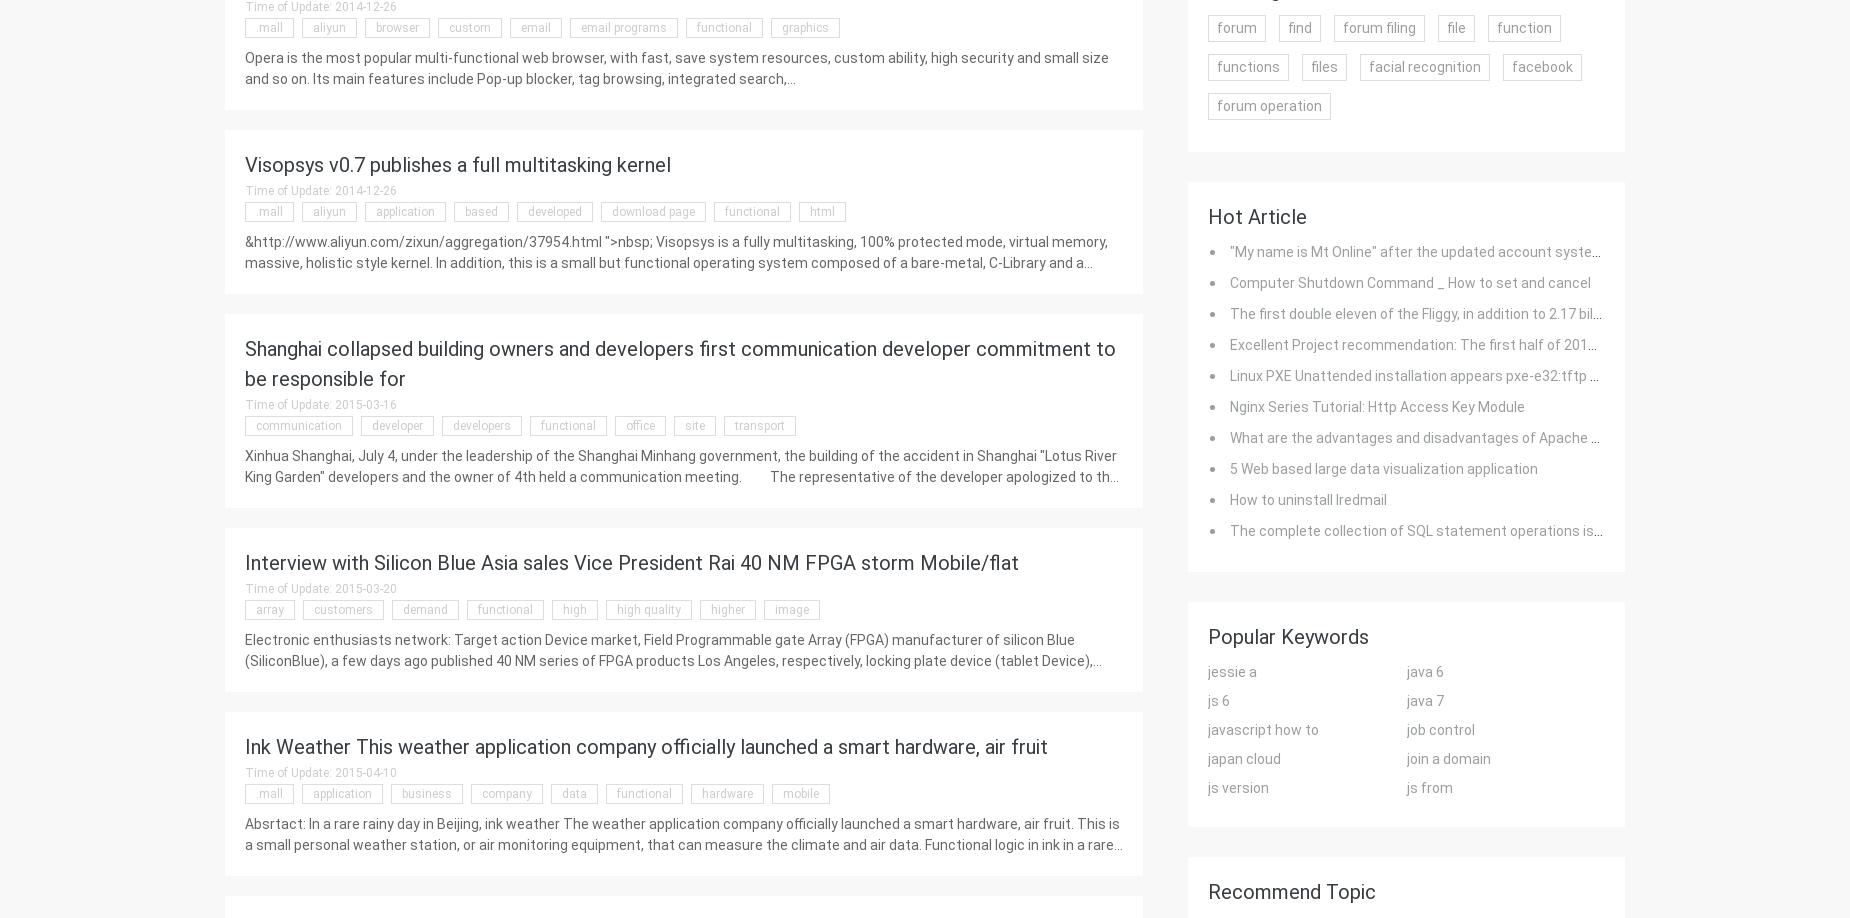 This screenshot has height=918, width=1850. I want to click on 'higher', so click(727, 609).